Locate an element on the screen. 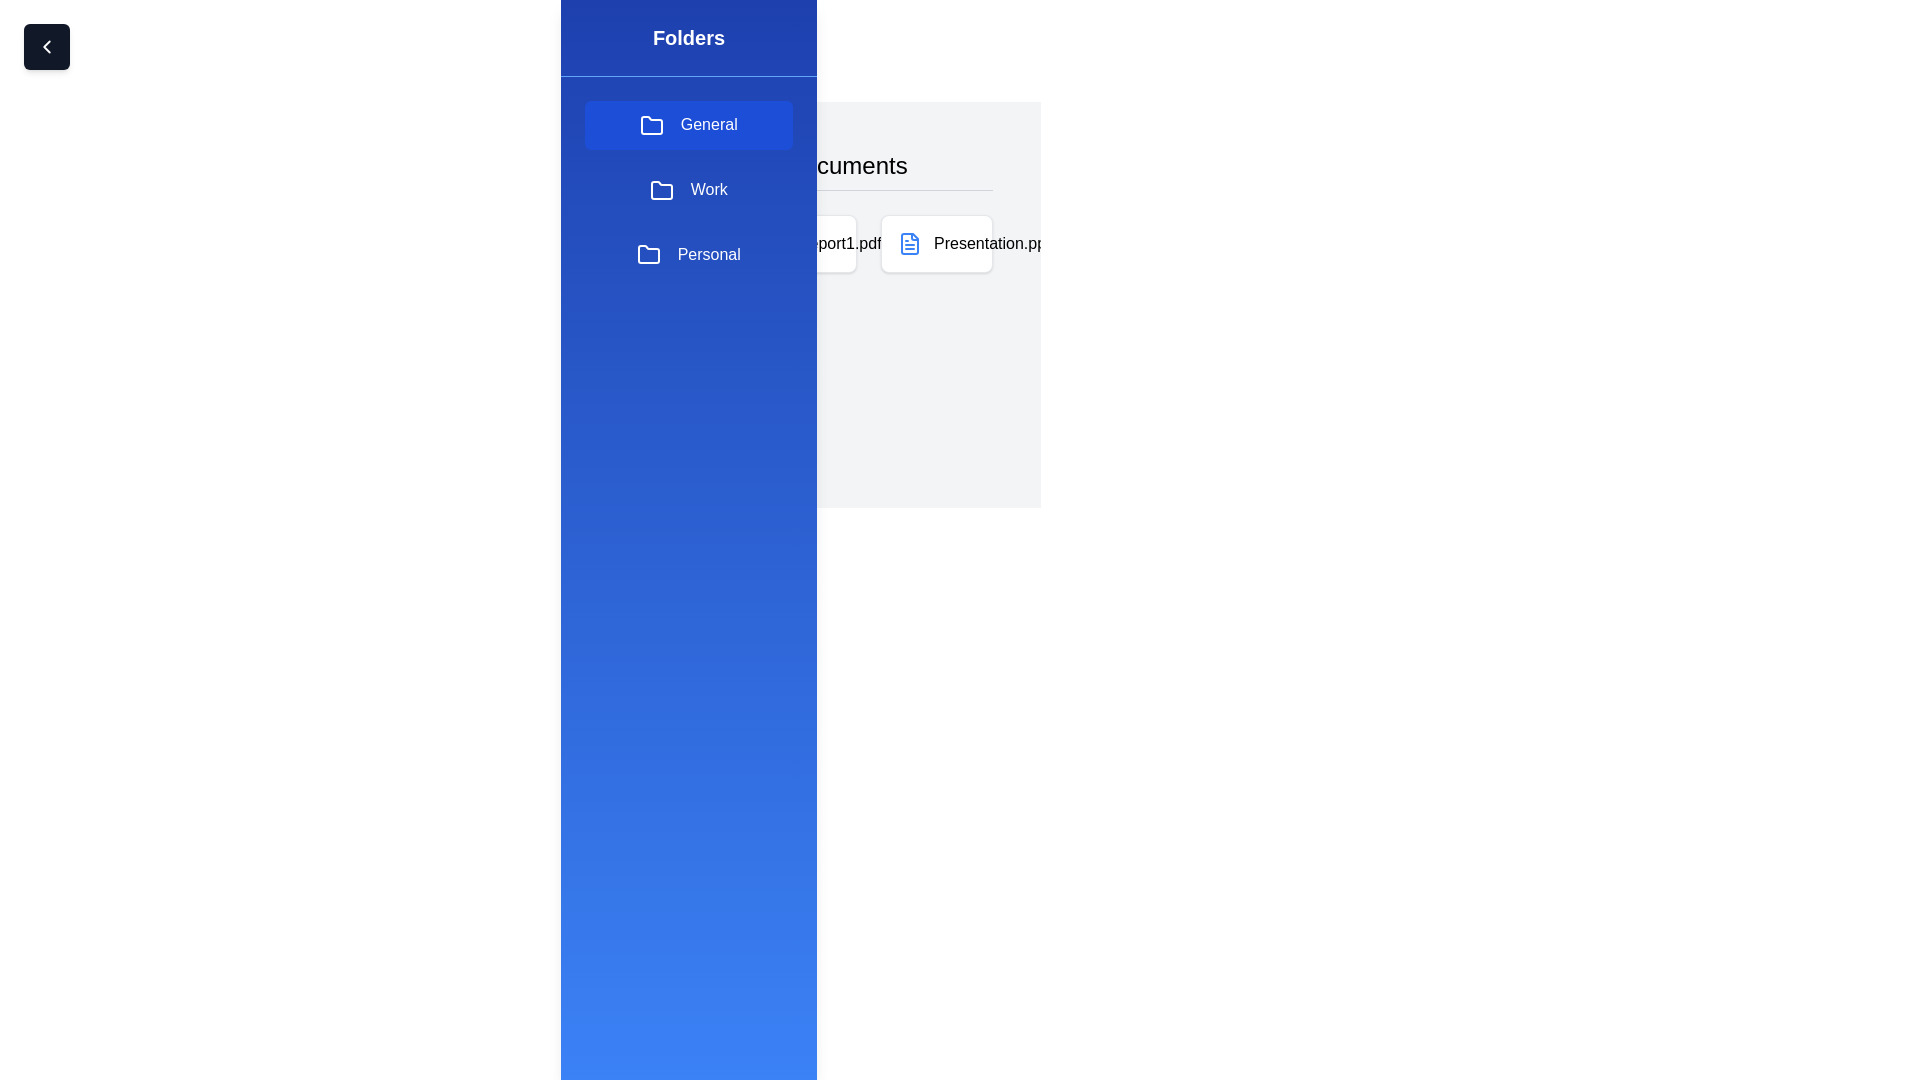  the File entry for 'Presentation.pptx' is located at coordinates (978, 242).